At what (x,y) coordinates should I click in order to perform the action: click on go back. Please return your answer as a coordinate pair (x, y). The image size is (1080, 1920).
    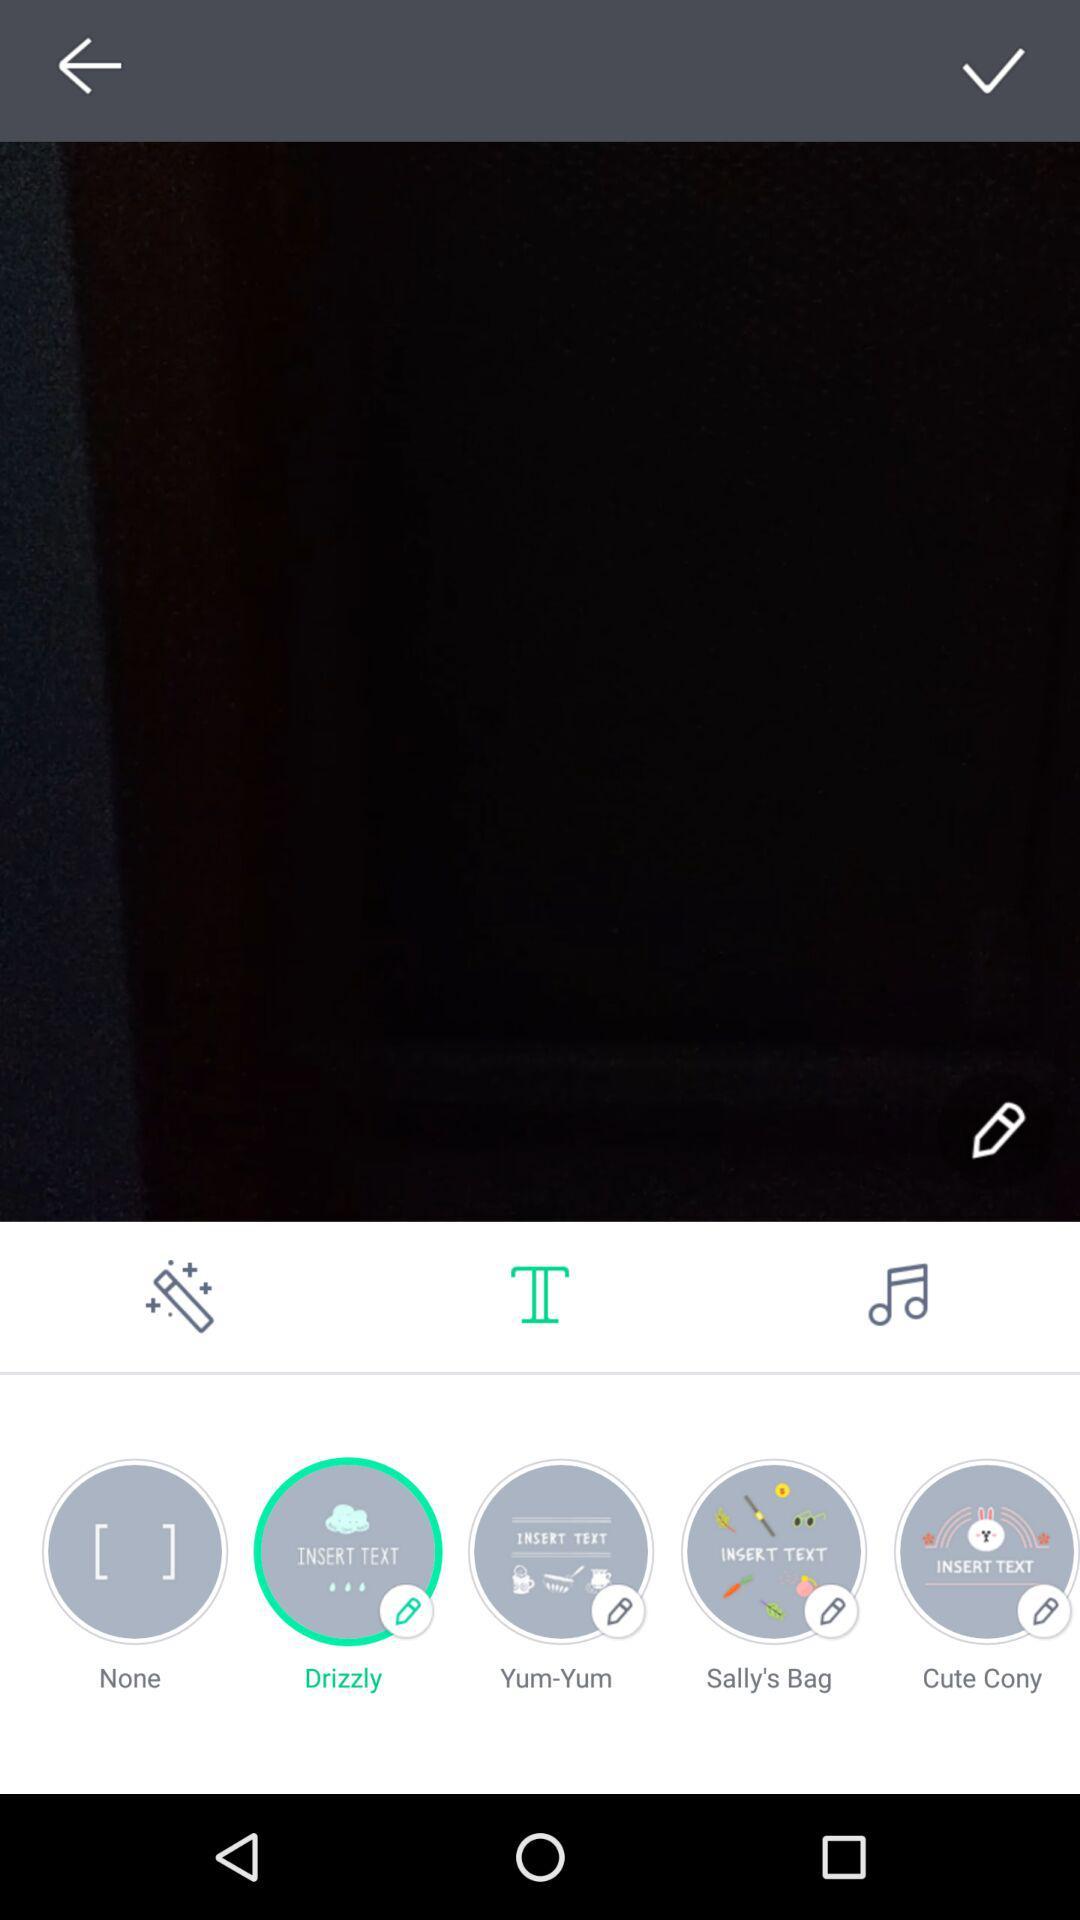
    Looking at the image, I should click on (83, 70).